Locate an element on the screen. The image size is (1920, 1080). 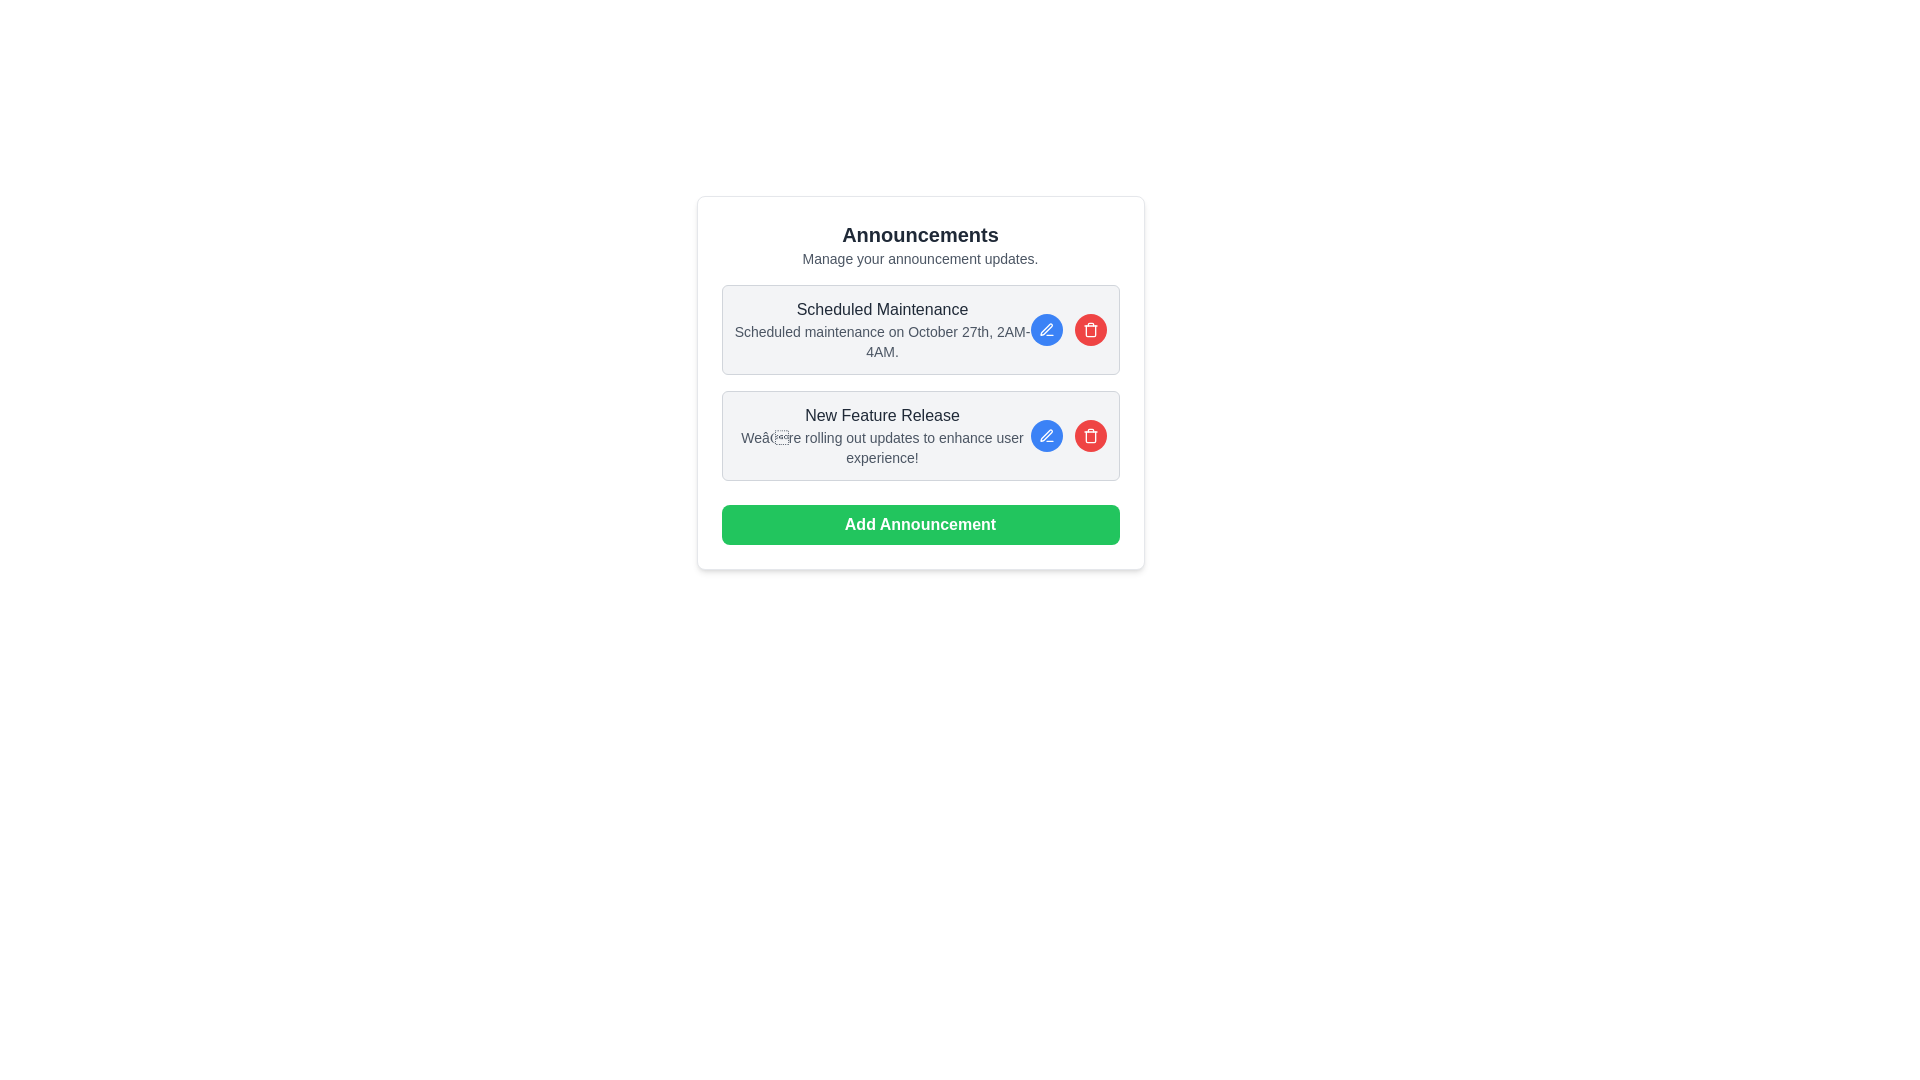
the delete button in the 'Announcements' section, specifically in the second row labeled 'New Feature Release' is located at coordinates (1089, 434).